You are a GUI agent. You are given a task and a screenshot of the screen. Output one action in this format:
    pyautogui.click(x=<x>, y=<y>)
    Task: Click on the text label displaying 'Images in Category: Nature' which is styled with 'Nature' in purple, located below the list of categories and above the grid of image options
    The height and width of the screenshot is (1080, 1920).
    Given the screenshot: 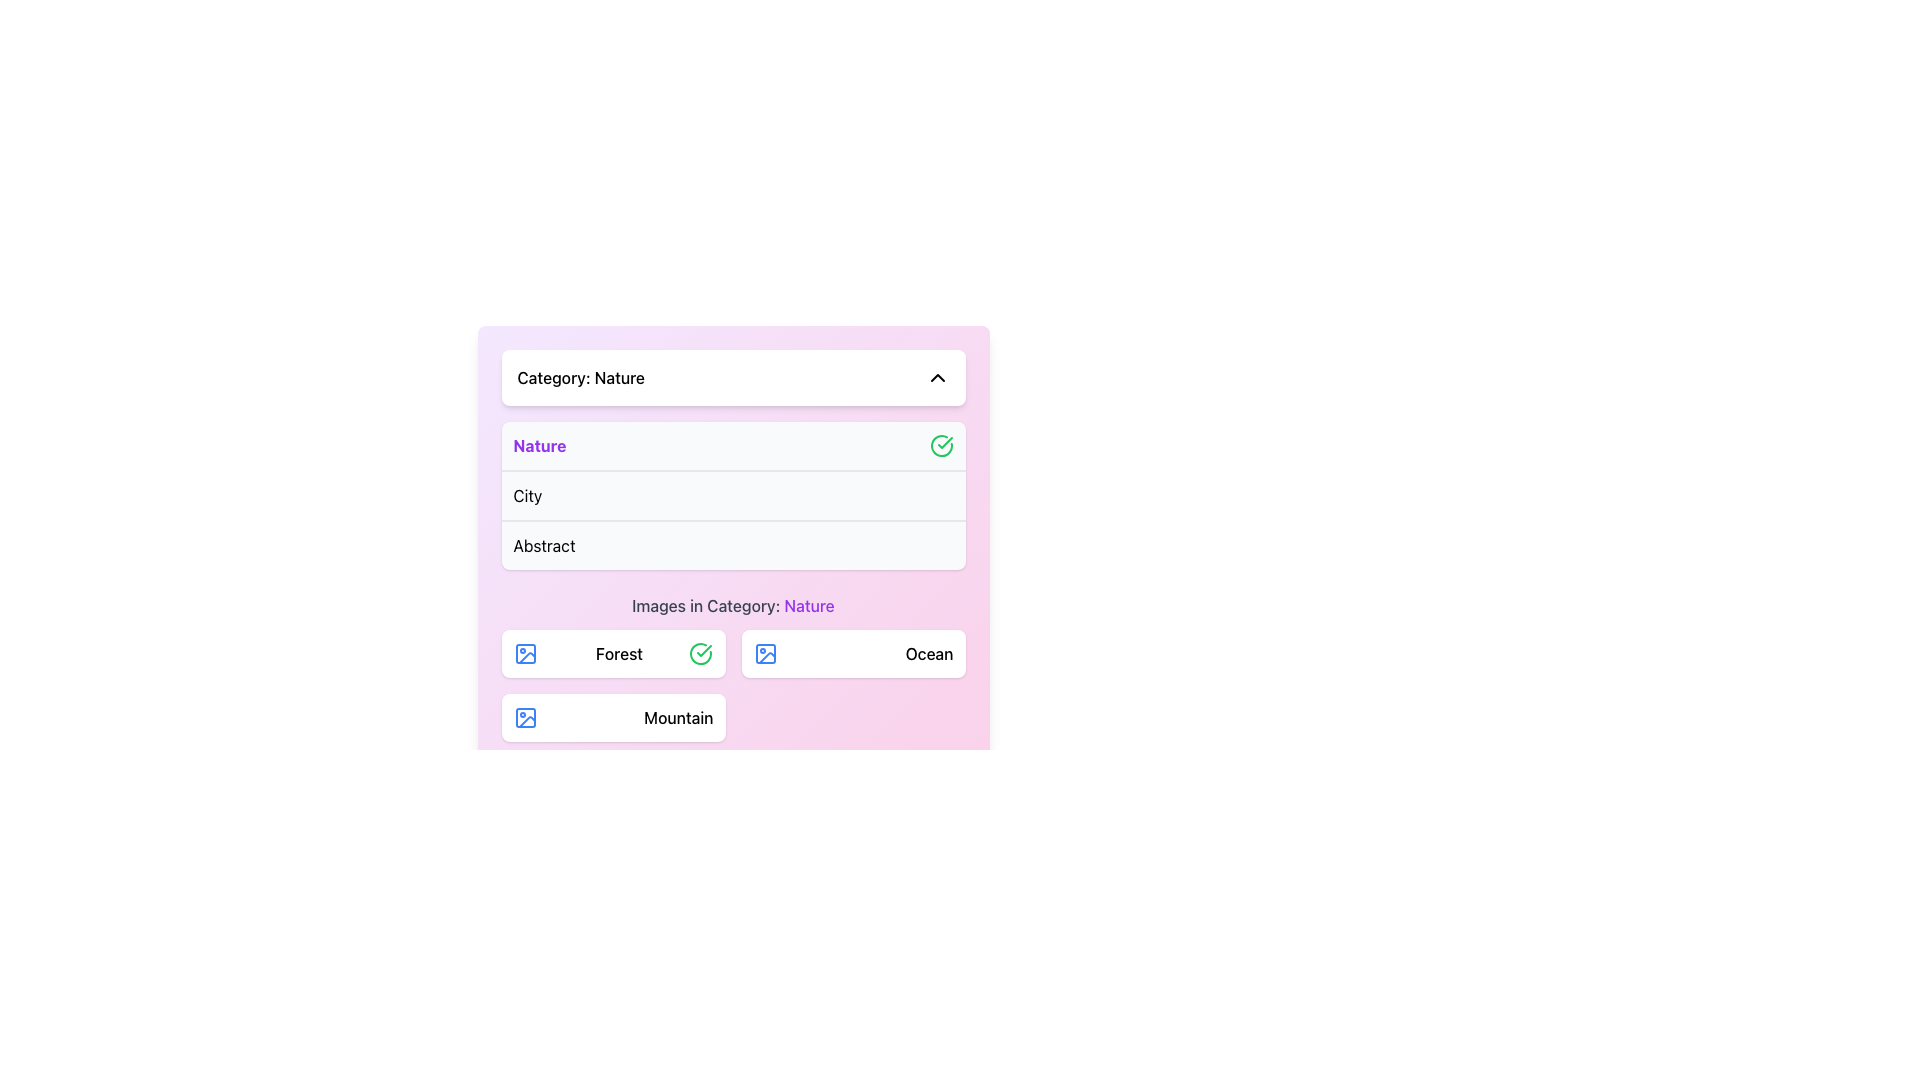 What is the action you would take?
    pyautogui.click(x=732, y=604)
    